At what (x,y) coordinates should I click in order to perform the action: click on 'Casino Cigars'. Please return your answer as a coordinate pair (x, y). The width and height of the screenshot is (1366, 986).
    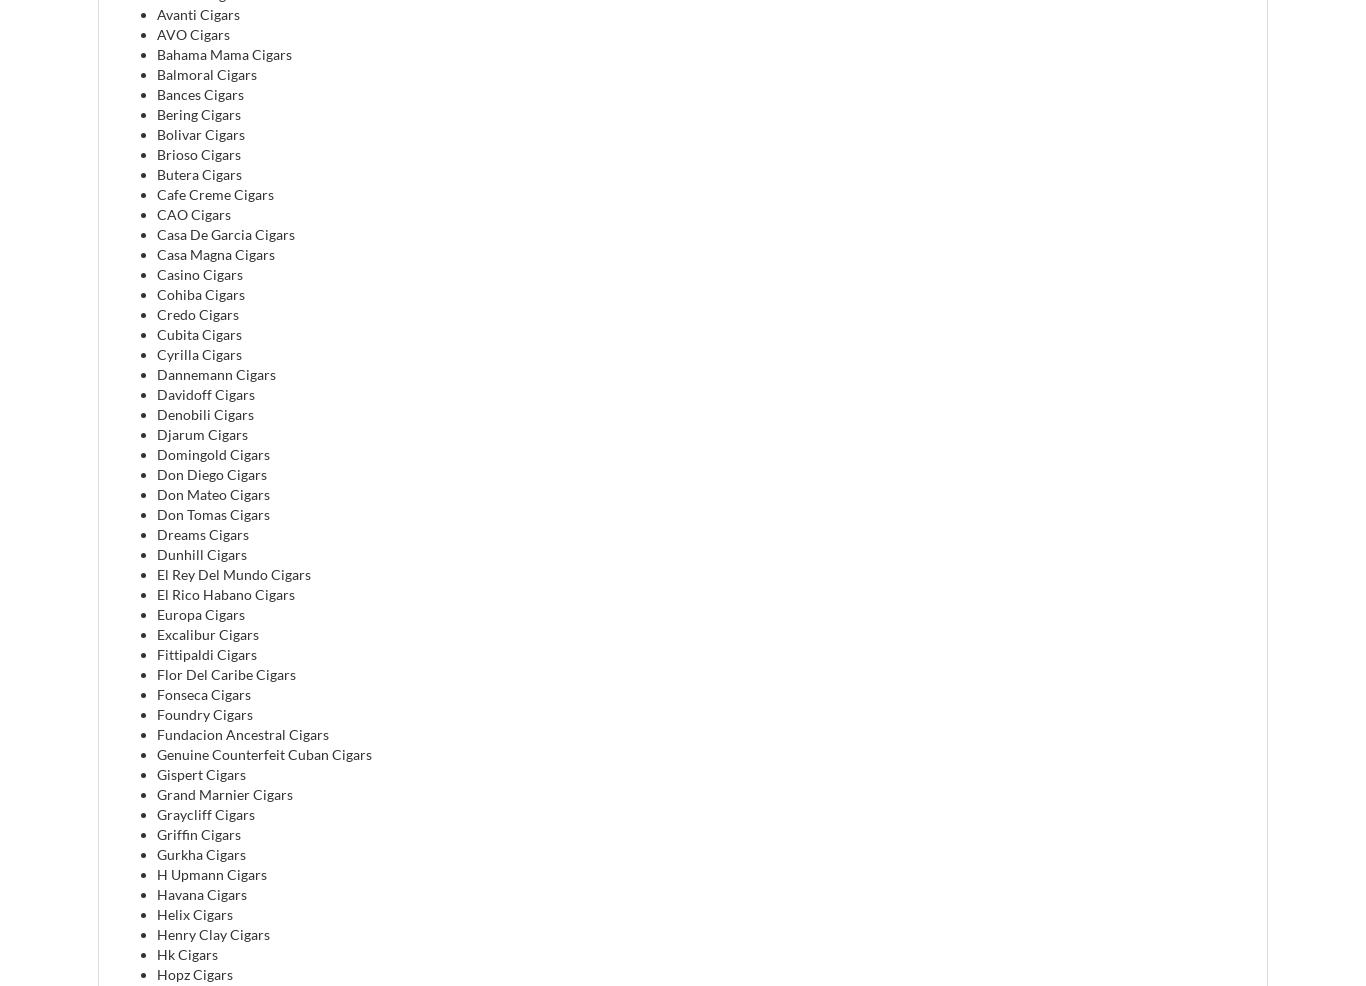
    Looking at the image, I should click on (198, 273).